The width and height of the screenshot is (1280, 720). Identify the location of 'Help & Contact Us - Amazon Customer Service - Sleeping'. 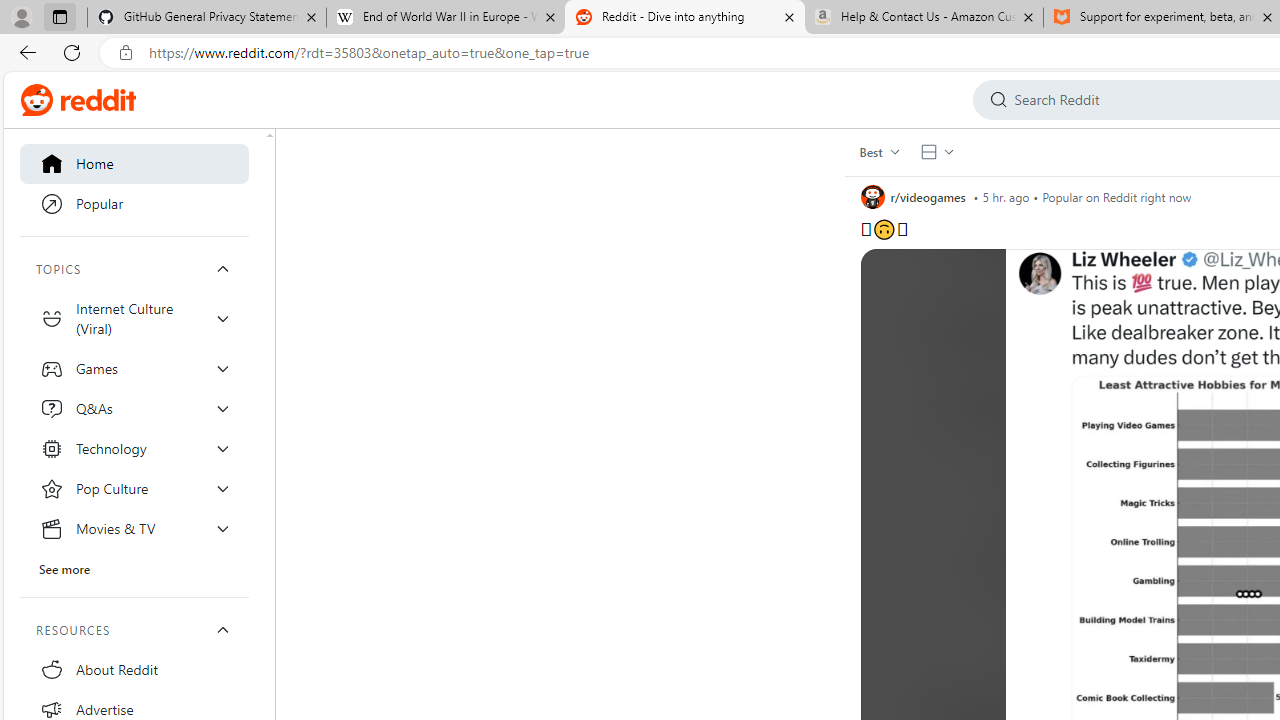
(923, 17).